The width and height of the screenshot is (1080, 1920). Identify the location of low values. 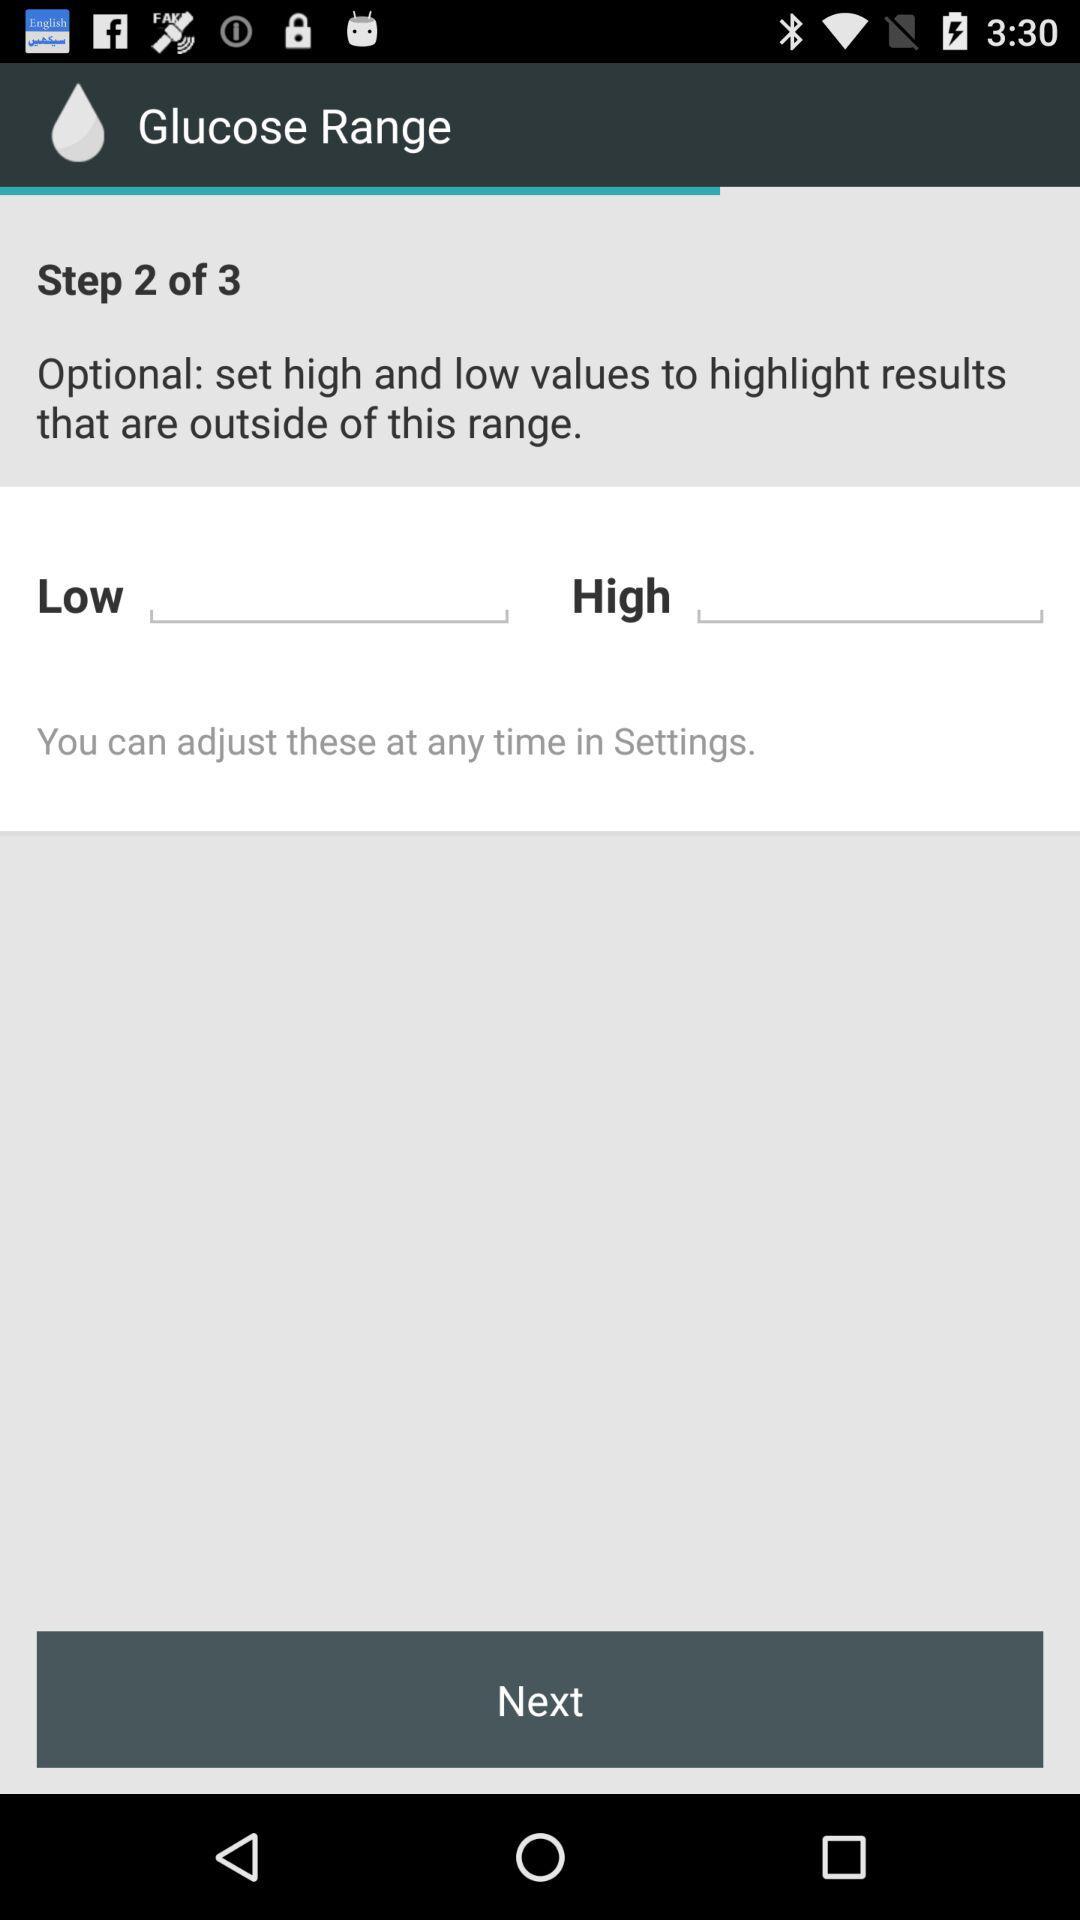
(328, 590).